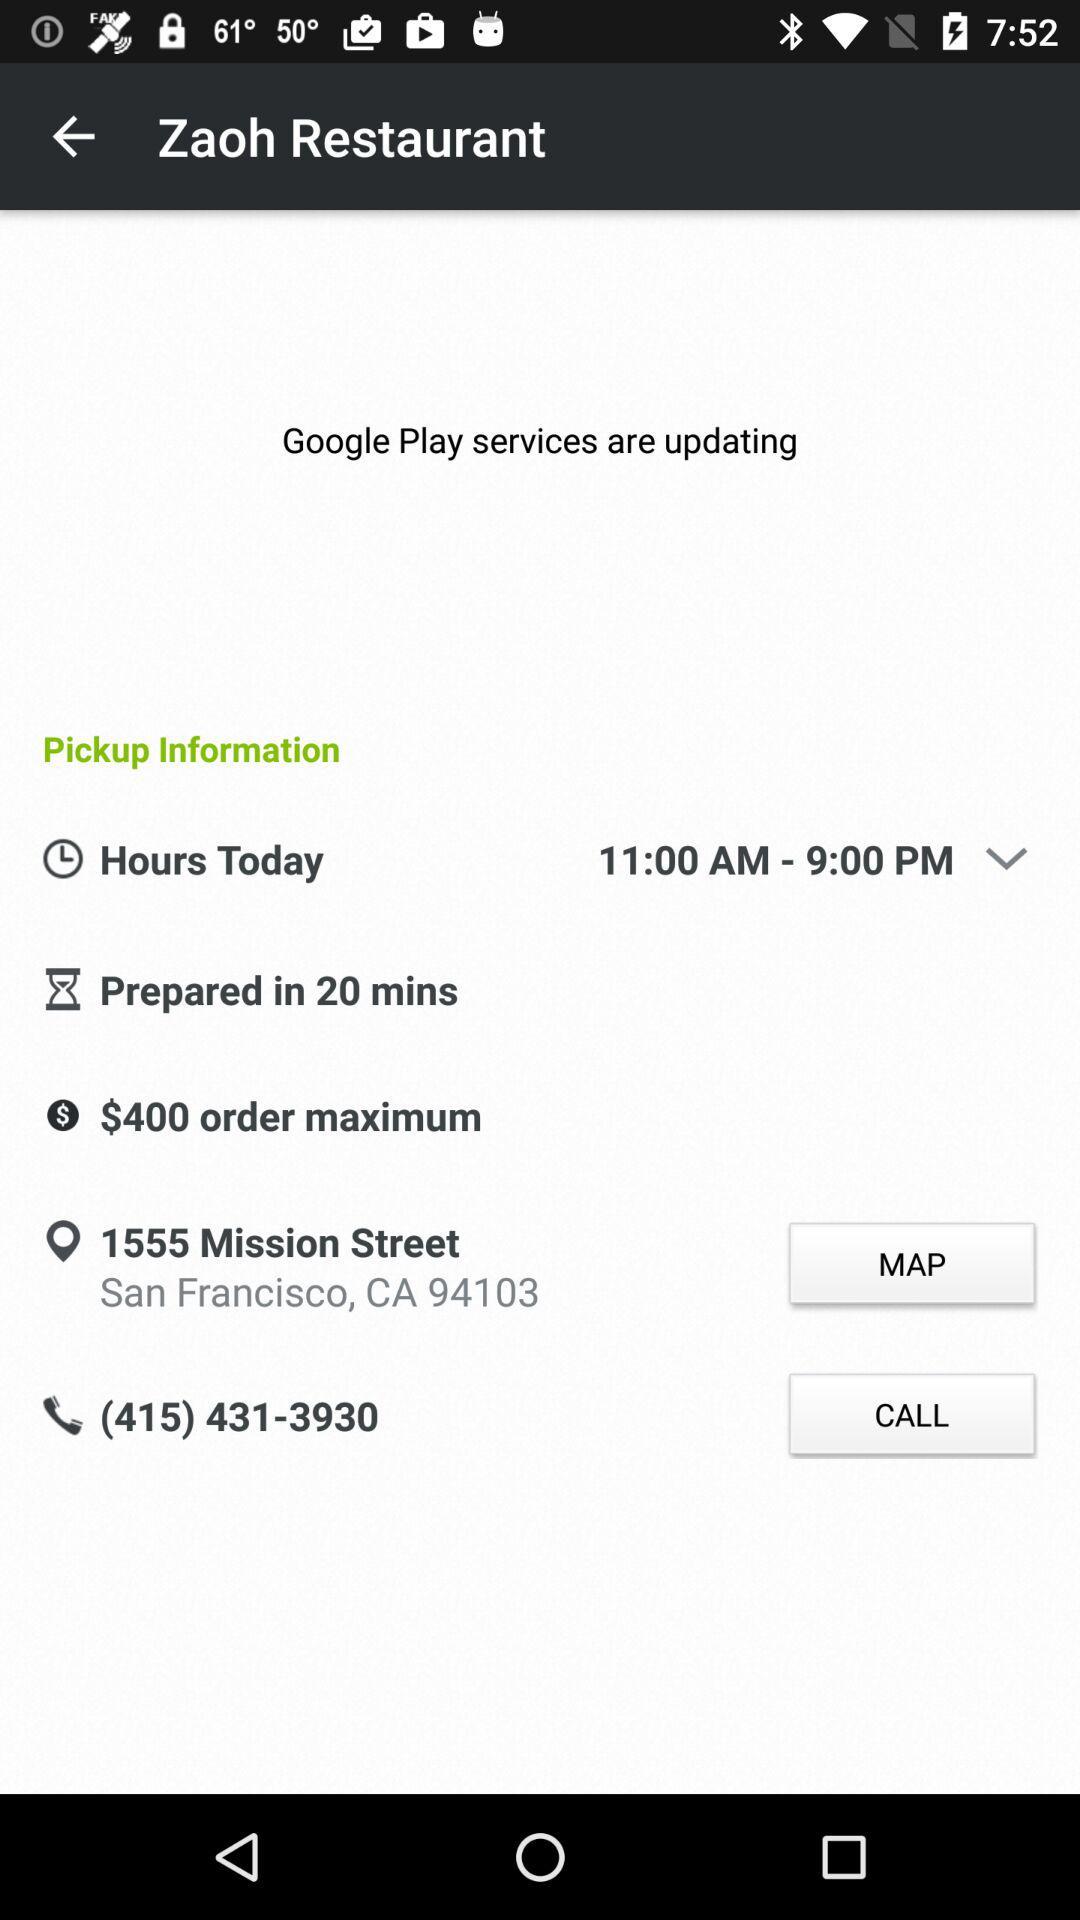 This screenshot has height=1920, width=1080. Describe the element at coordinates (290, 1116) in the screenshot. I see `the icon below the prepared in 20` at that location.